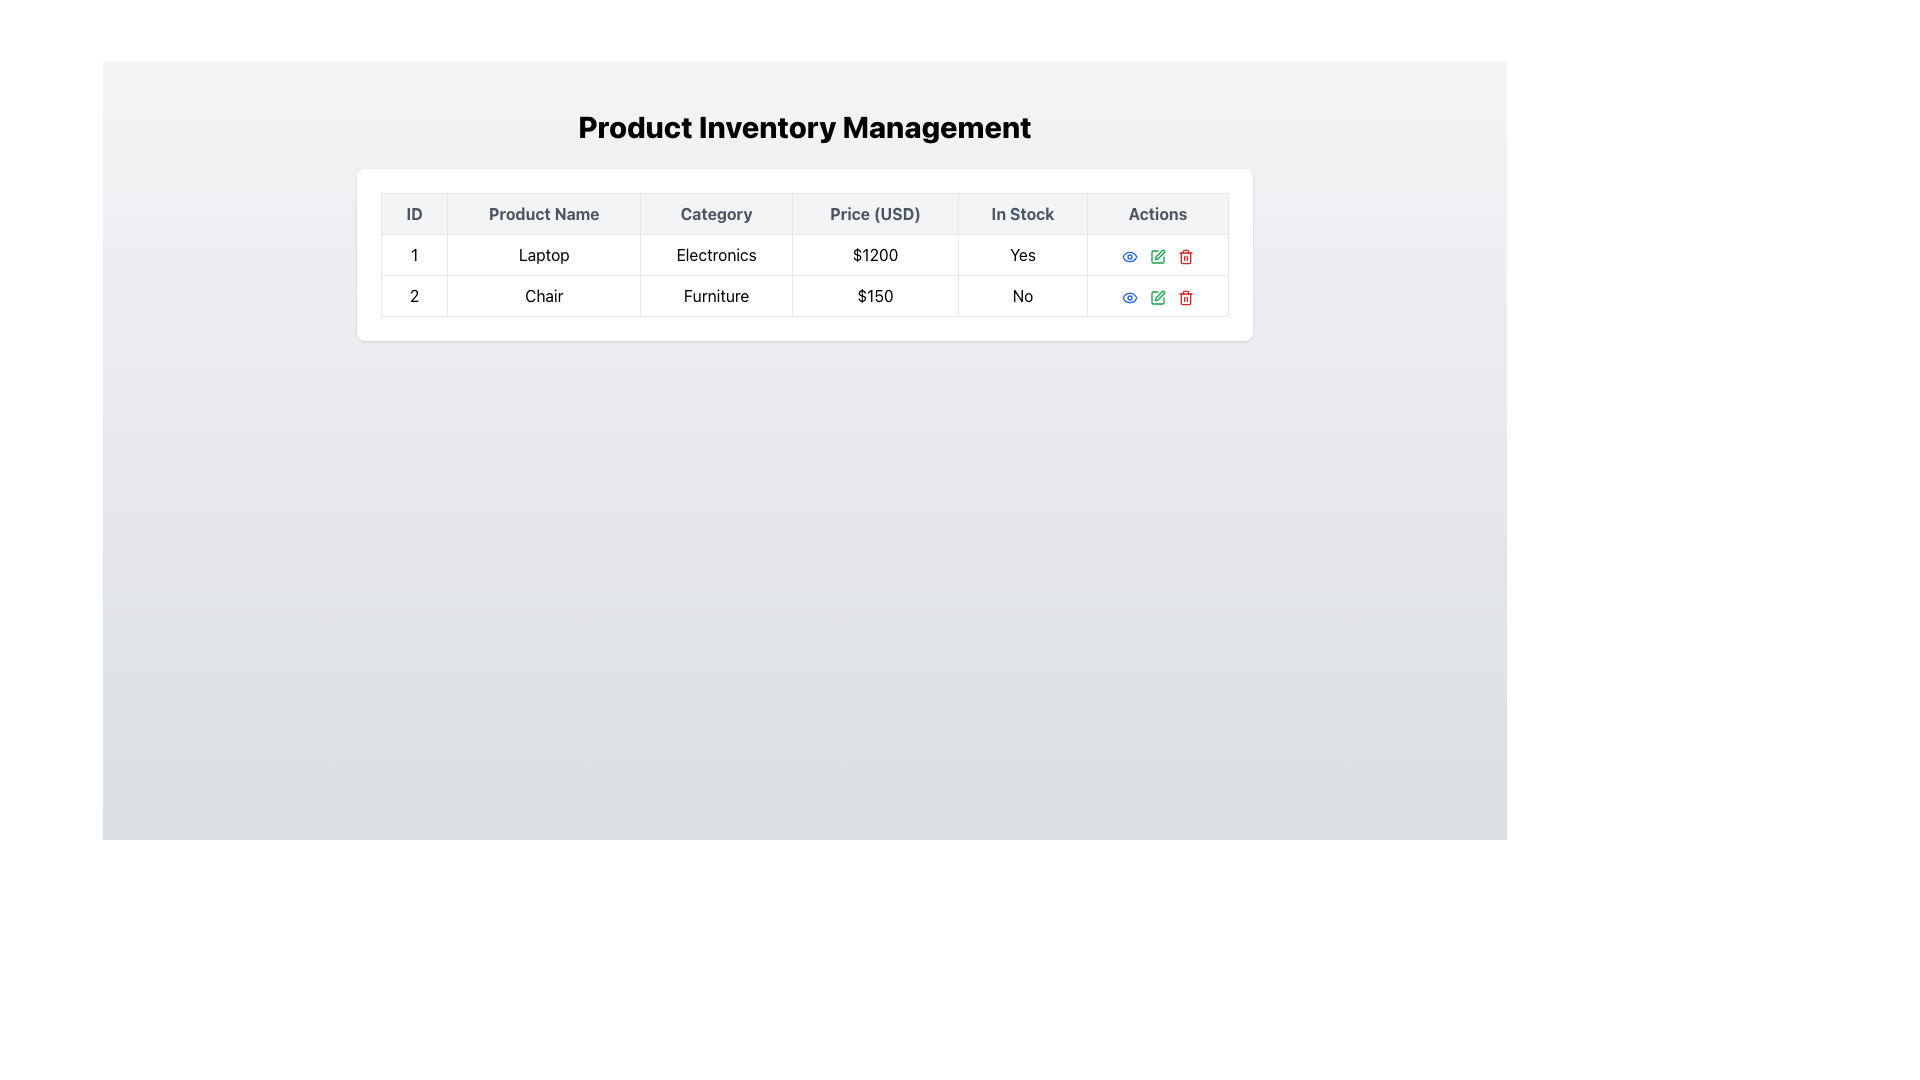 The height and width of the screenshot is (1080, 1920). I want to click on the red trash can icon in the 'Actions' column of the second row, so click(1185, 296).